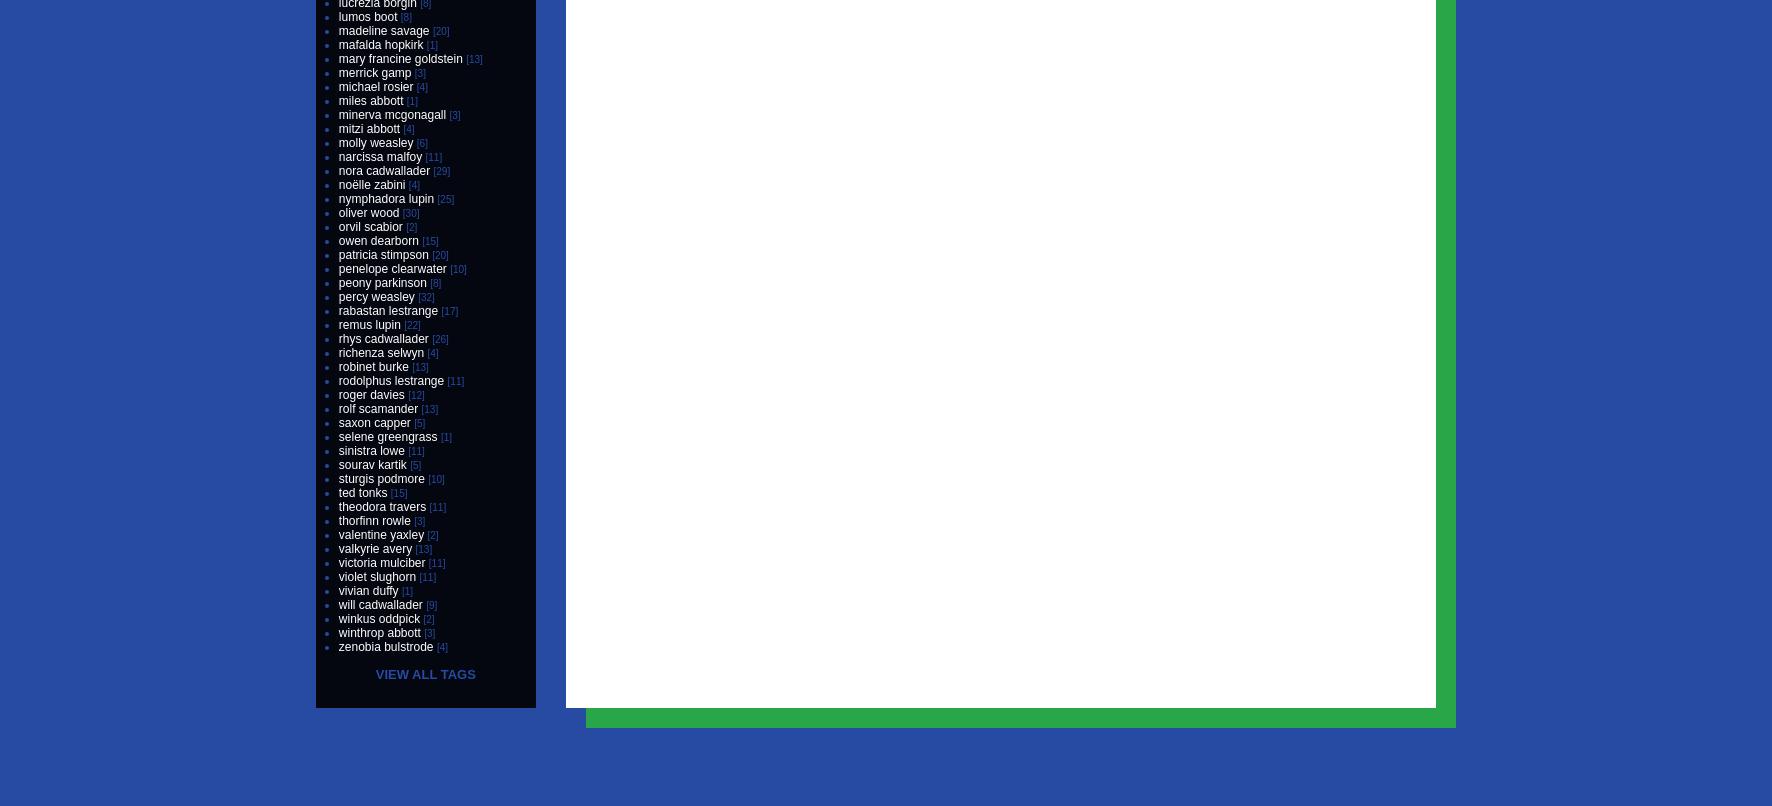 The image size is (1772, 806). What do you see at coordinates (380, 352) in the screenshot?
I see `'richenza selwyn'` at bounding box center [380, 352].